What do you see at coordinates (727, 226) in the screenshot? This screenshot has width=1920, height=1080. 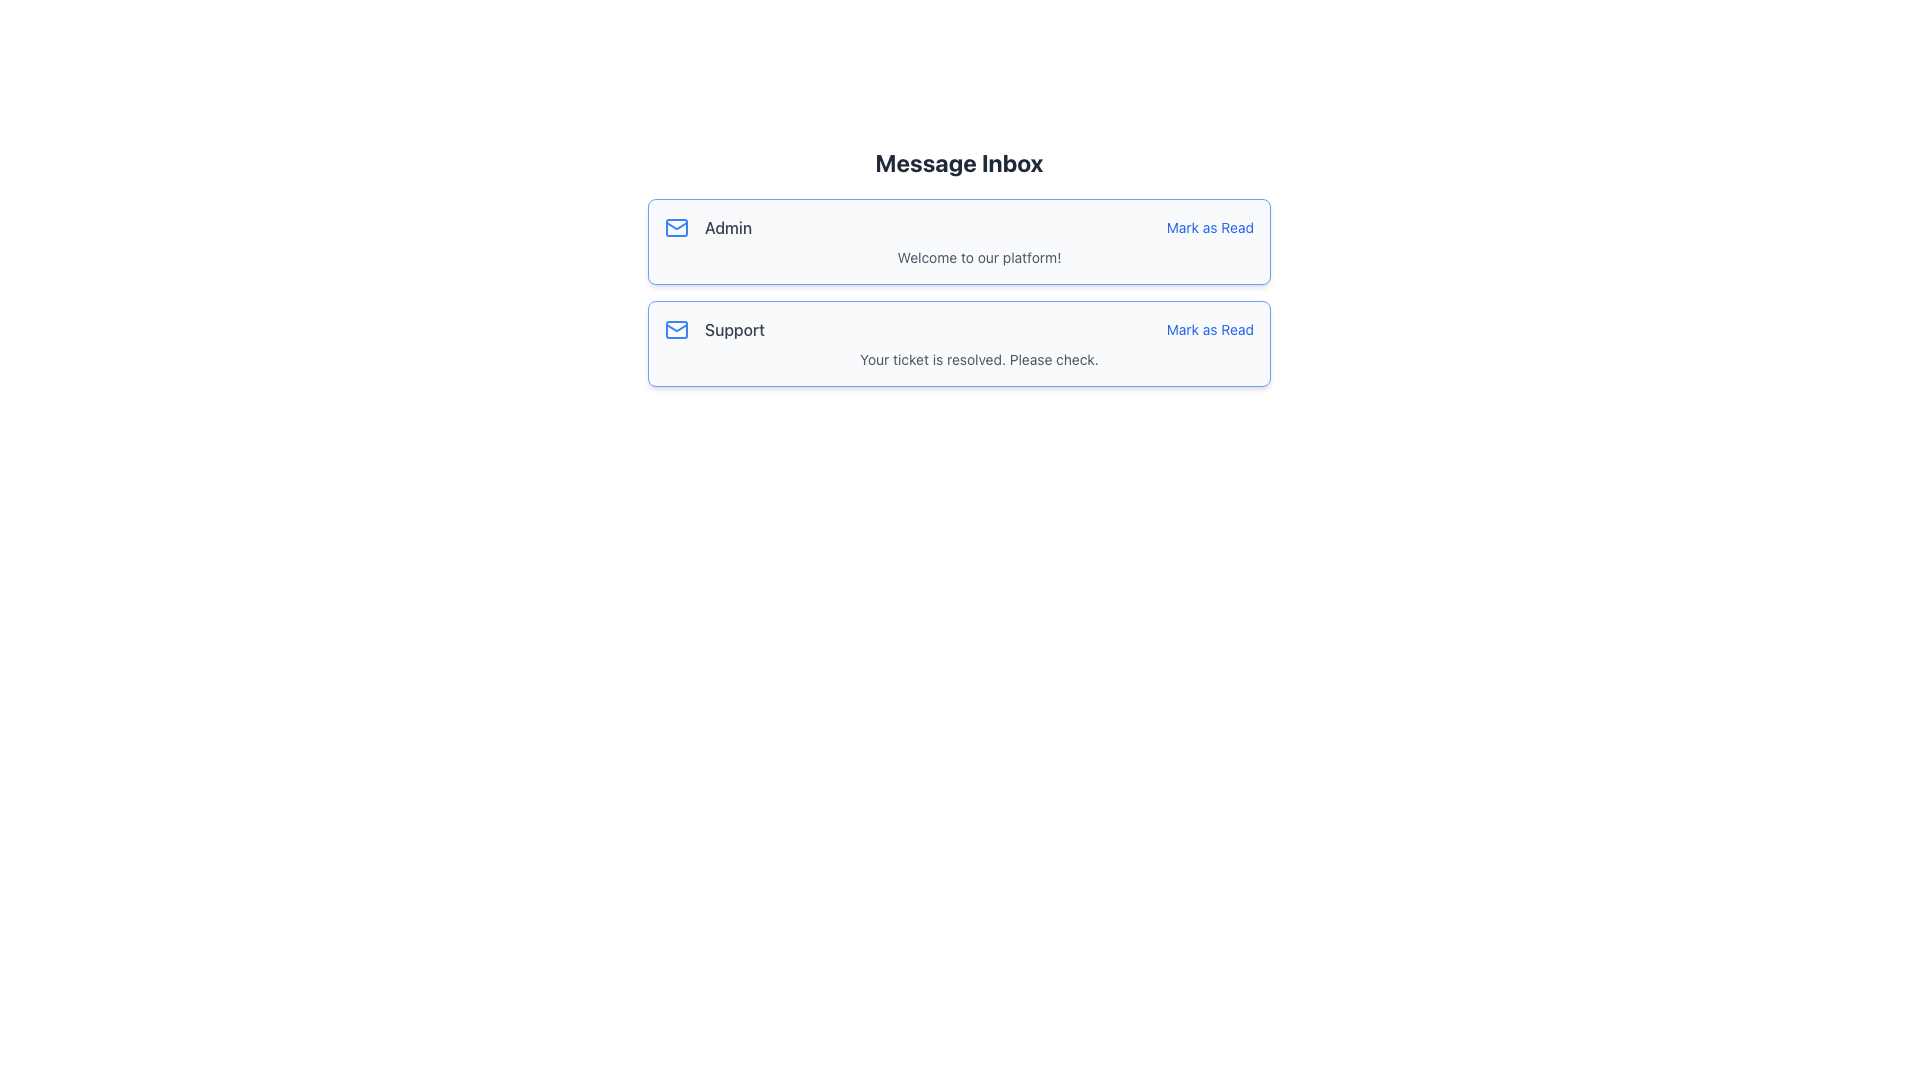 I see `the Text label indicating the sender or category of the message in the first message card of the 'Message Inbox' section, located on the left side before the 'Mark as Read' link` at bounding box center [727, 226].